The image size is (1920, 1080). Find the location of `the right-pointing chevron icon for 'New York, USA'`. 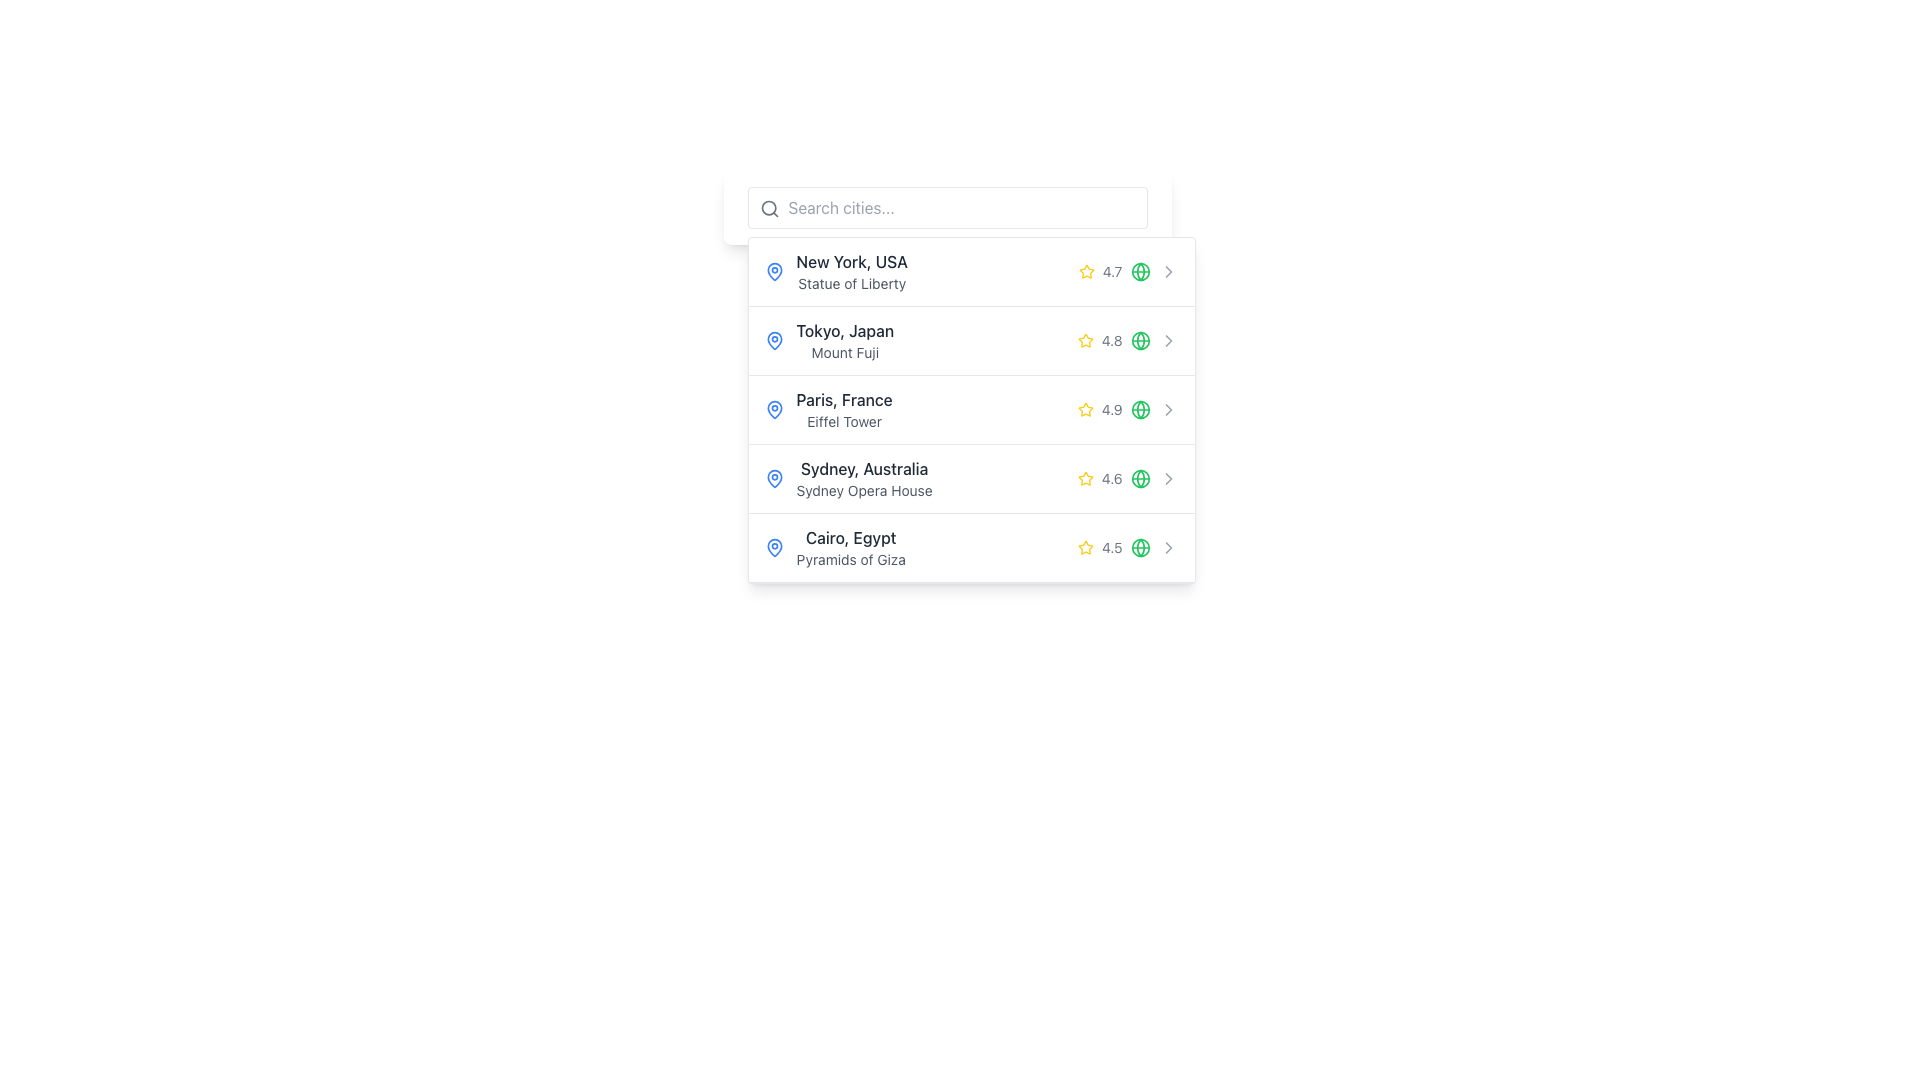

the right-pointing chevron icon for 'New York, USA' is located at coordinates (1168, 272).